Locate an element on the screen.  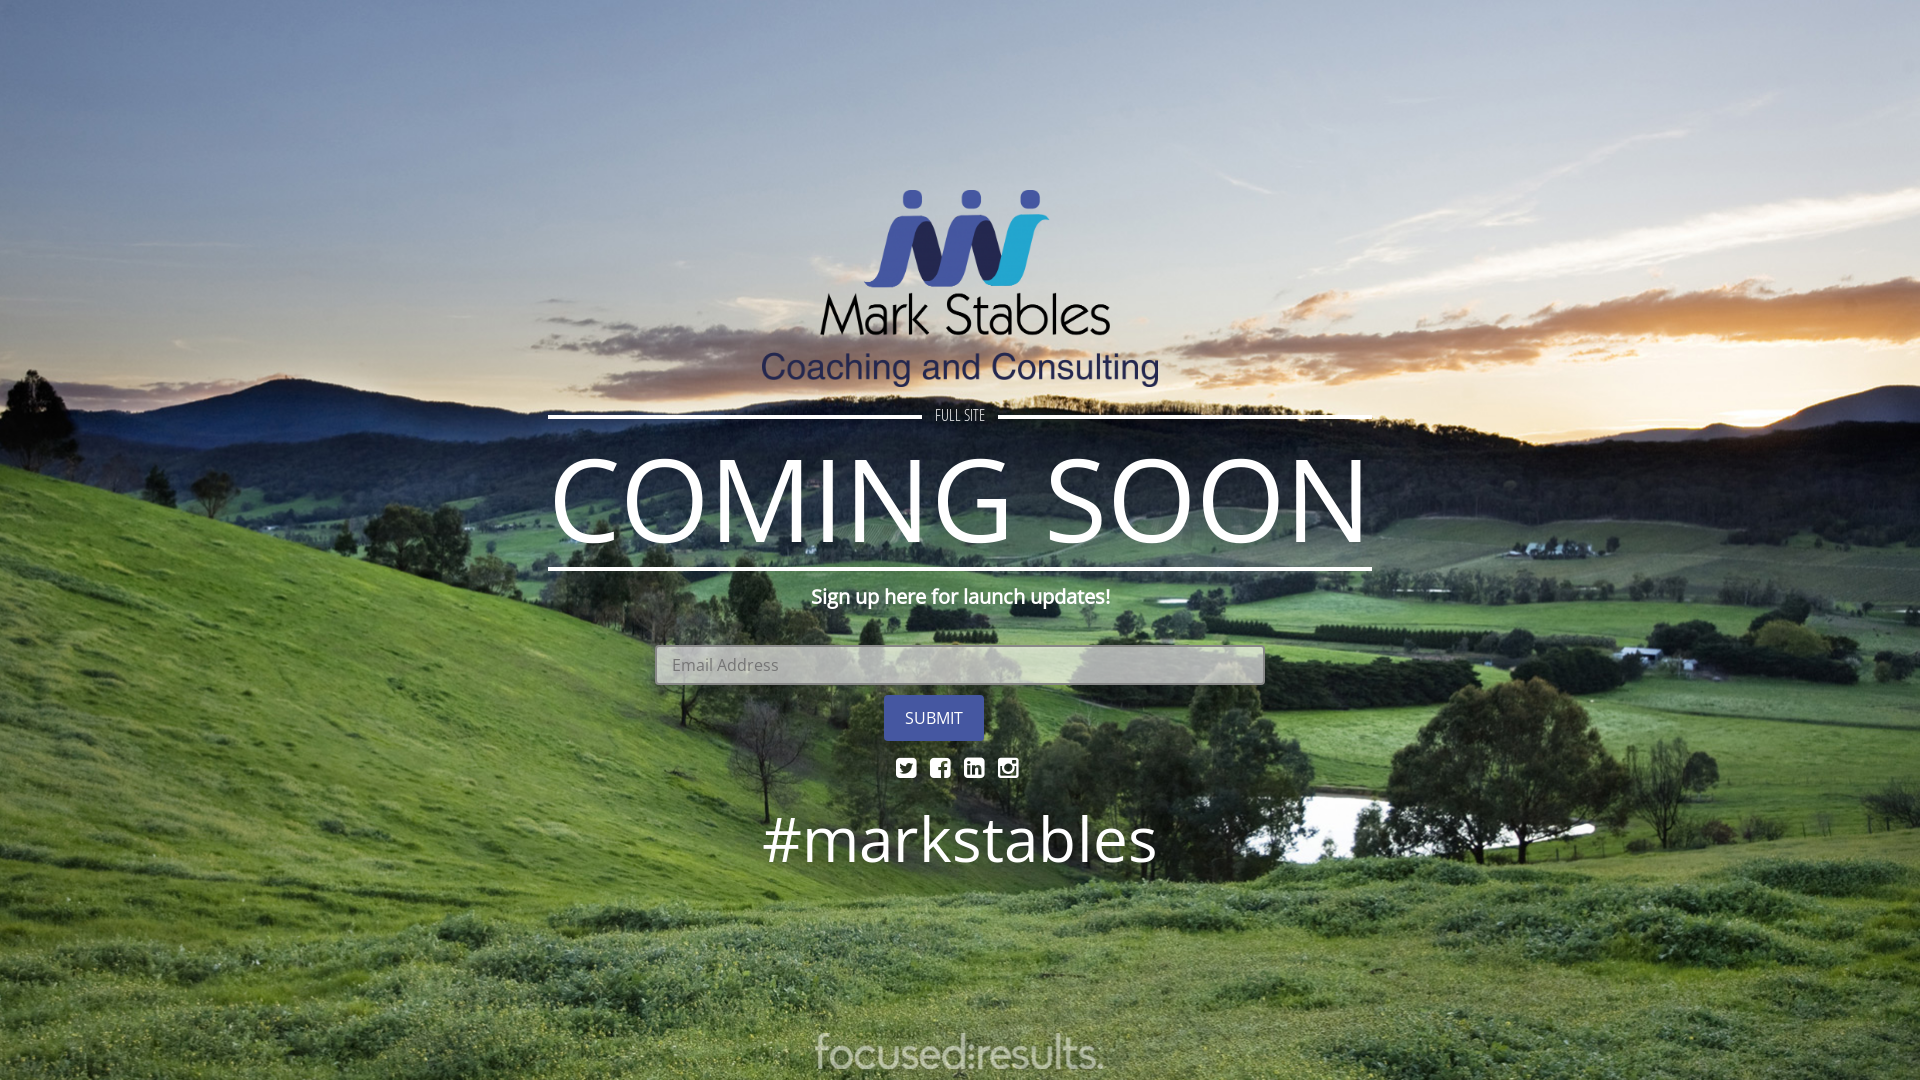
'SUBMIT' is located at coordinates (933, 716).